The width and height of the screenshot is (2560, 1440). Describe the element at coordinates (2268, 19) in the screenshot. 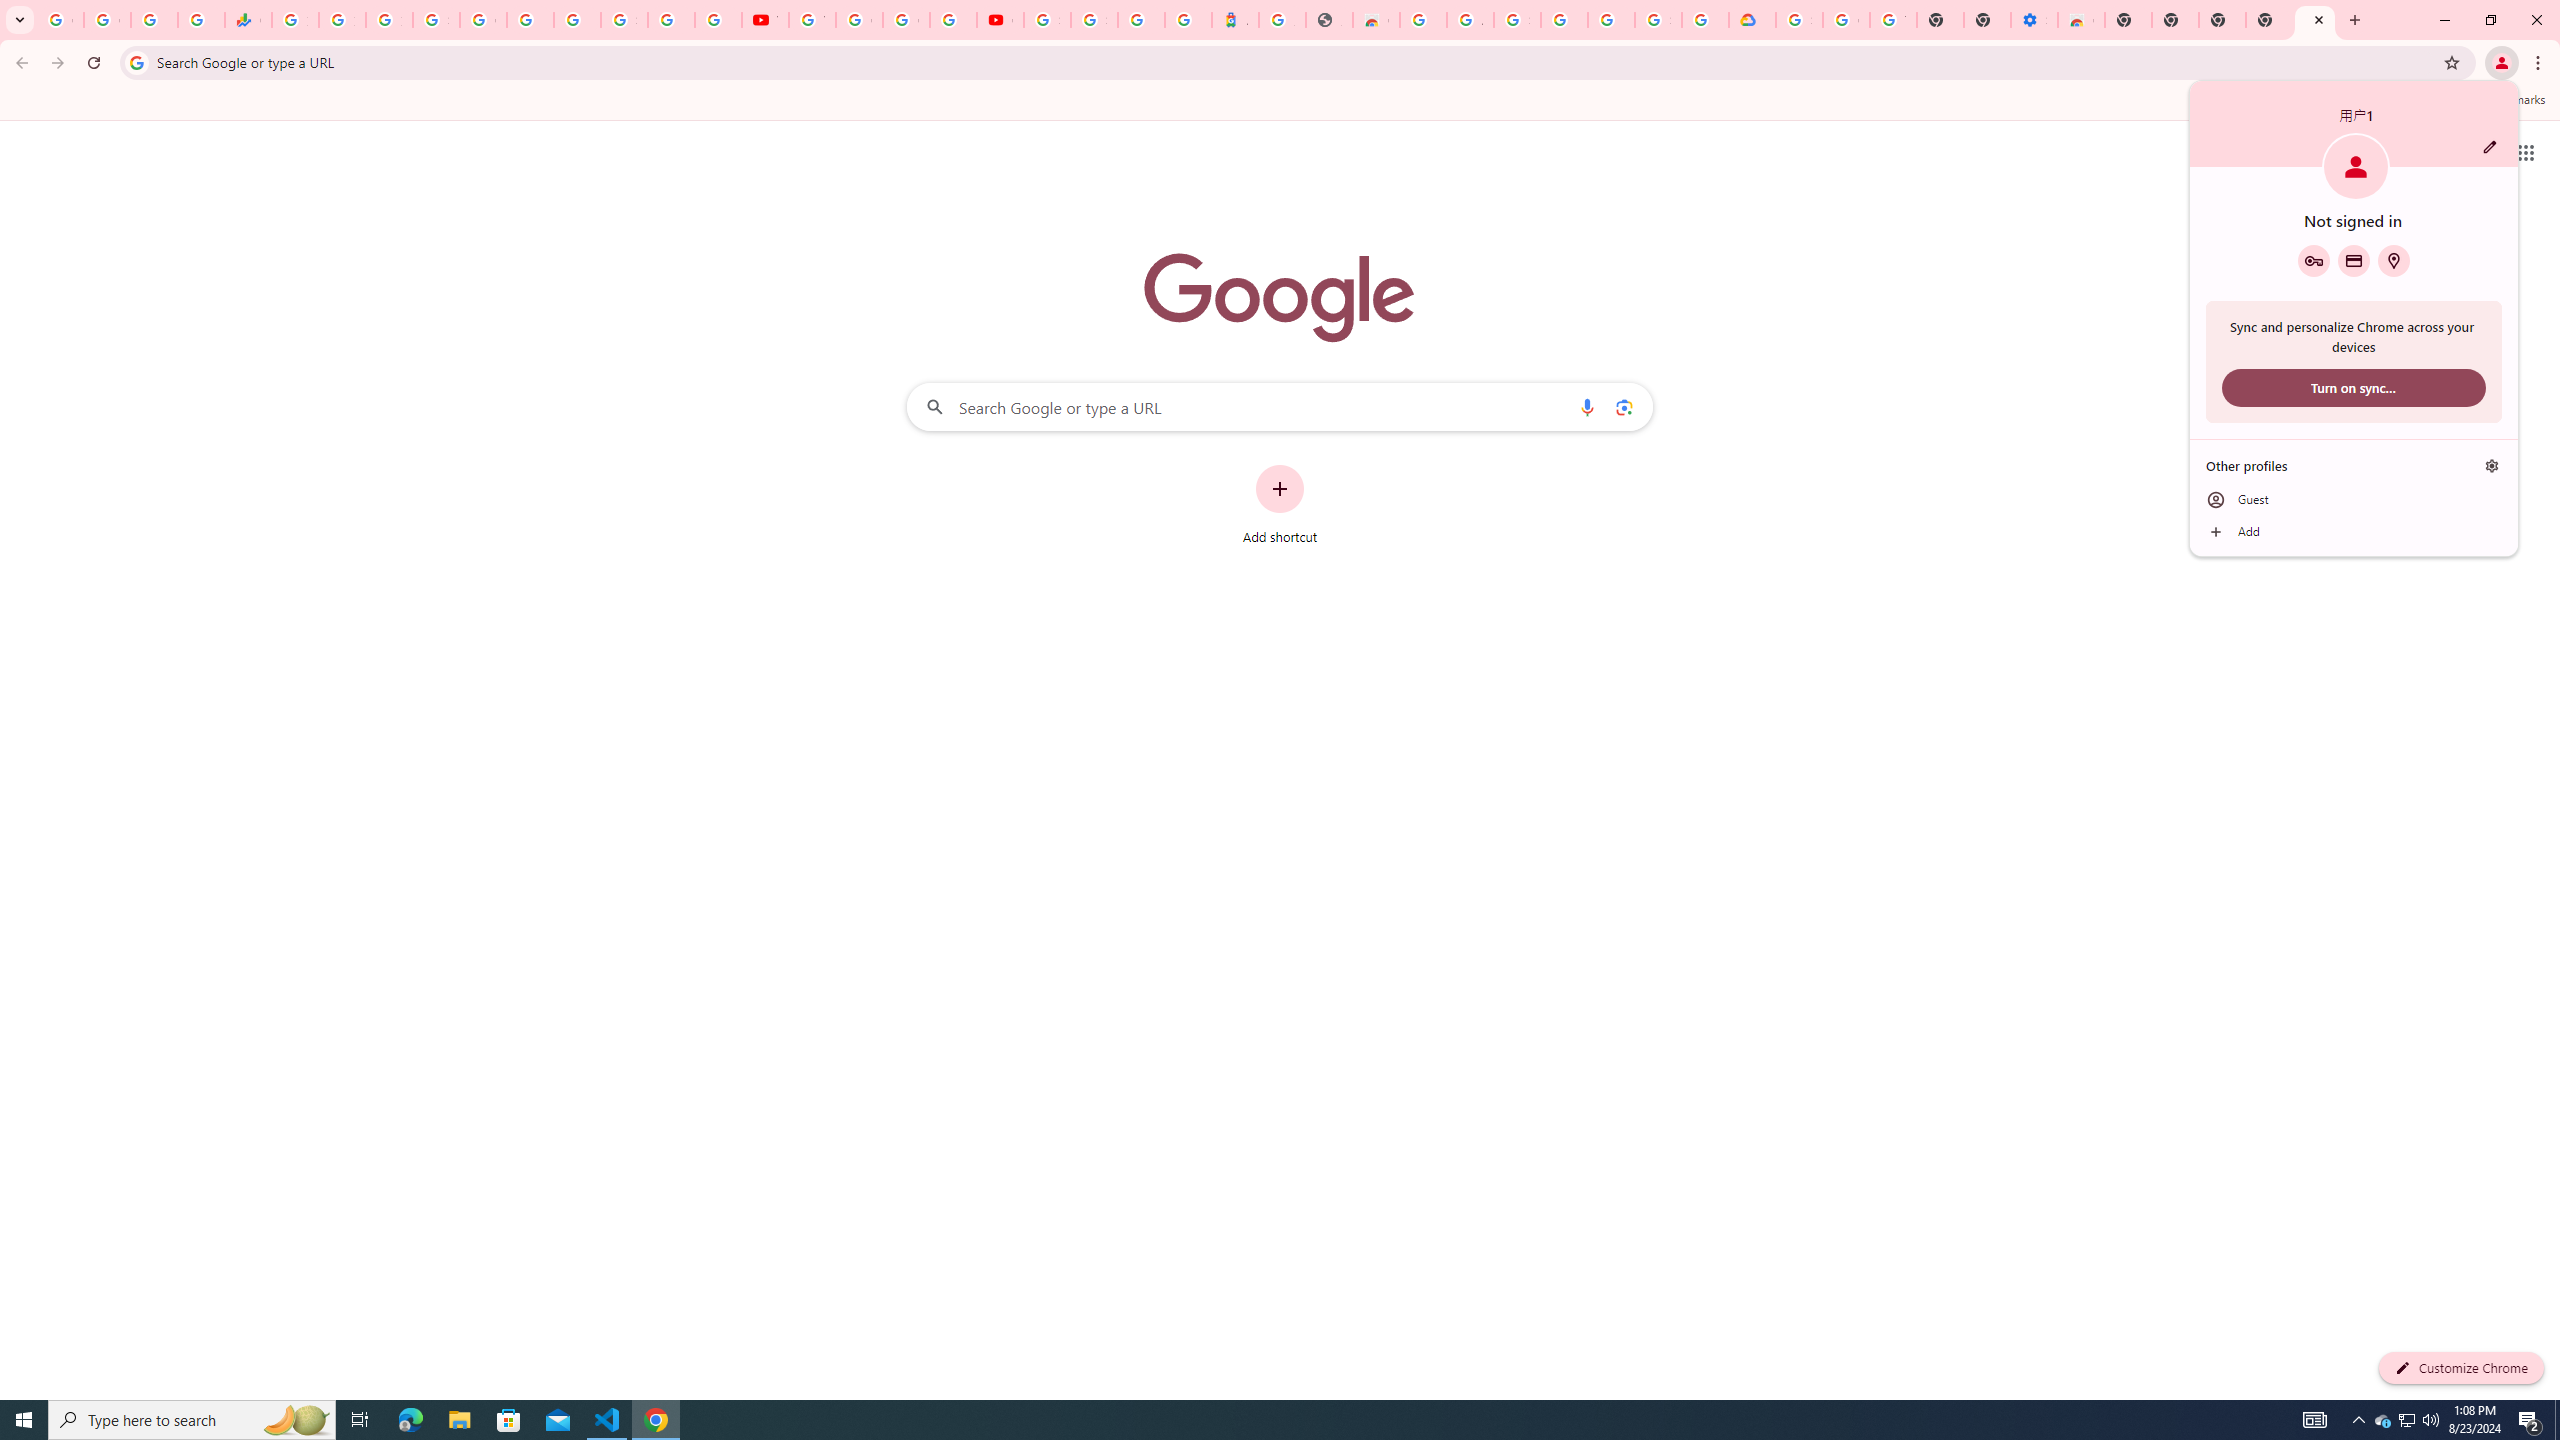

I see `'New Tab'` at that location.